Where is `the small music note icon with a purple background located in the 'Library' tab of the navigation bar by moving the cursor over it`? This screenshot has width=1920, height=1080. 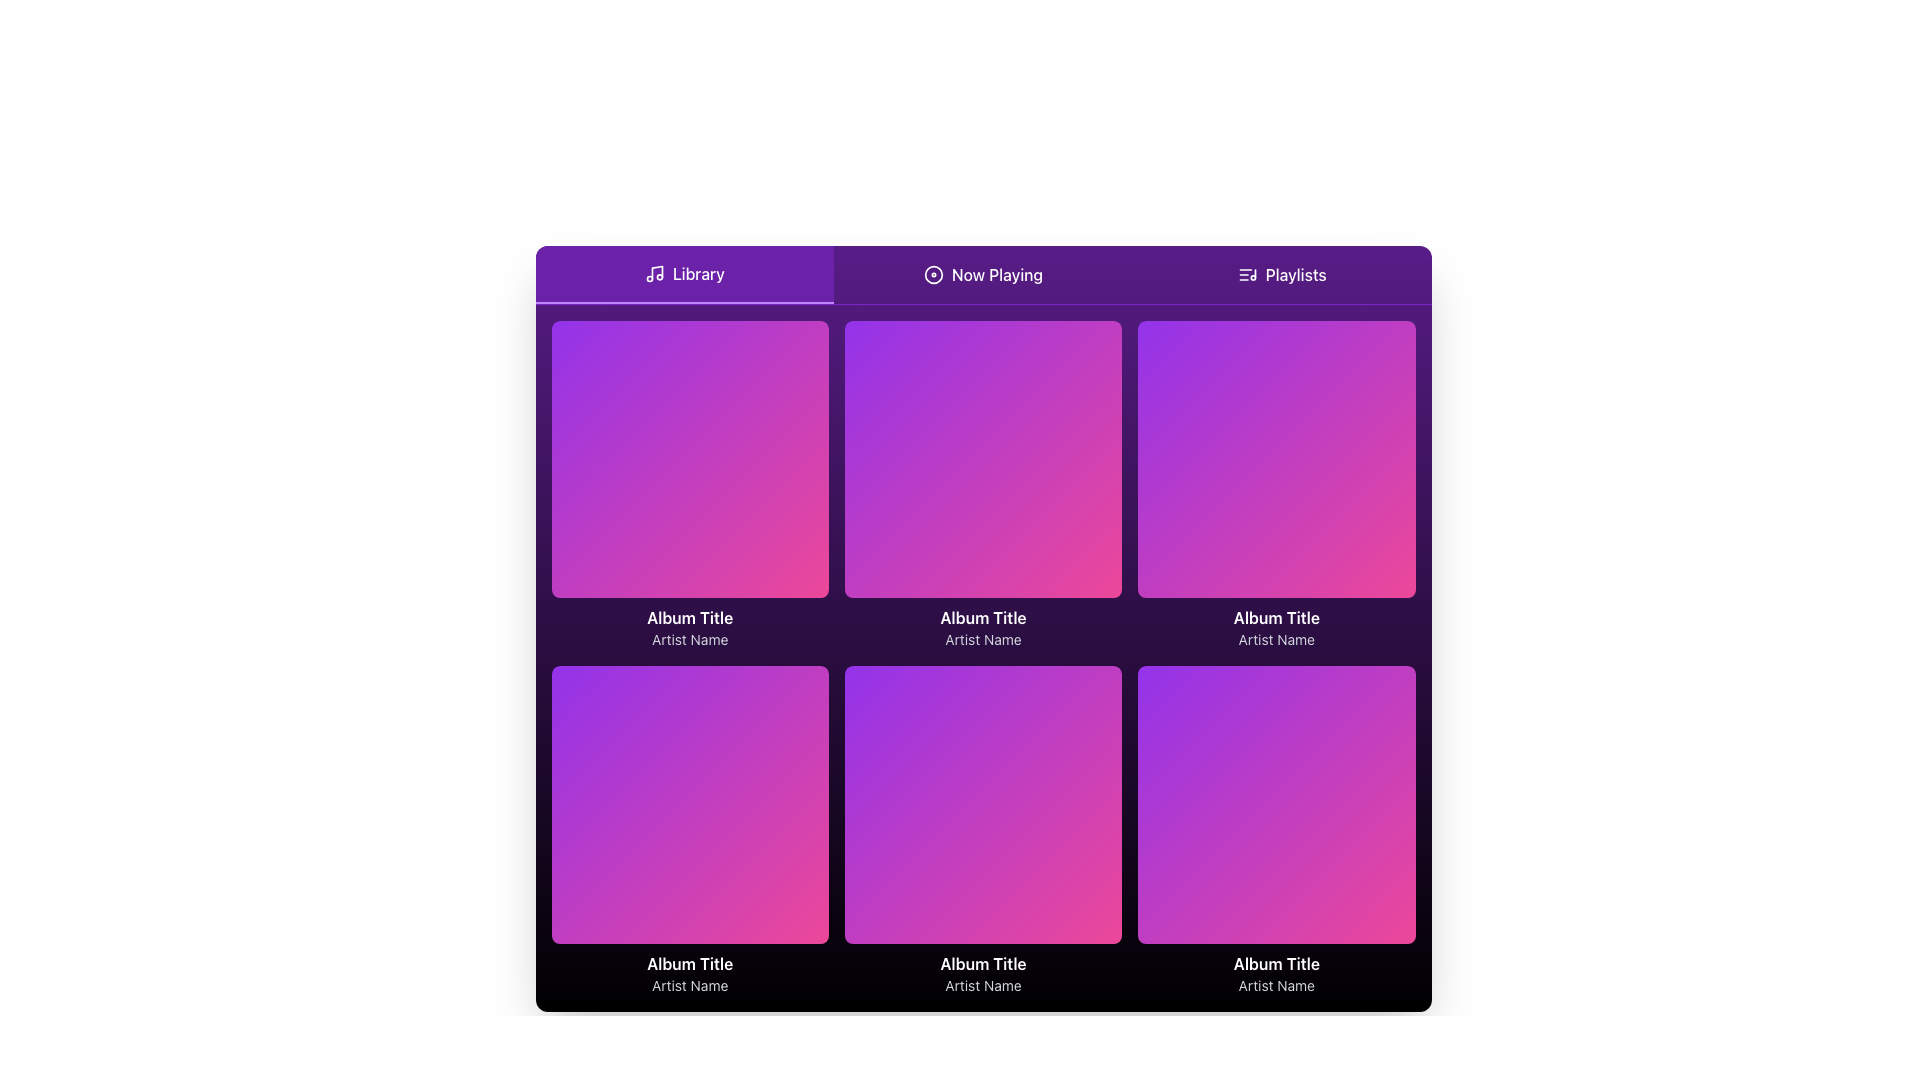 the small music note icon with a purple background located in the 'Library' tab of the navigation bar by moving the cursor over it is located at coordinates (654, 273).